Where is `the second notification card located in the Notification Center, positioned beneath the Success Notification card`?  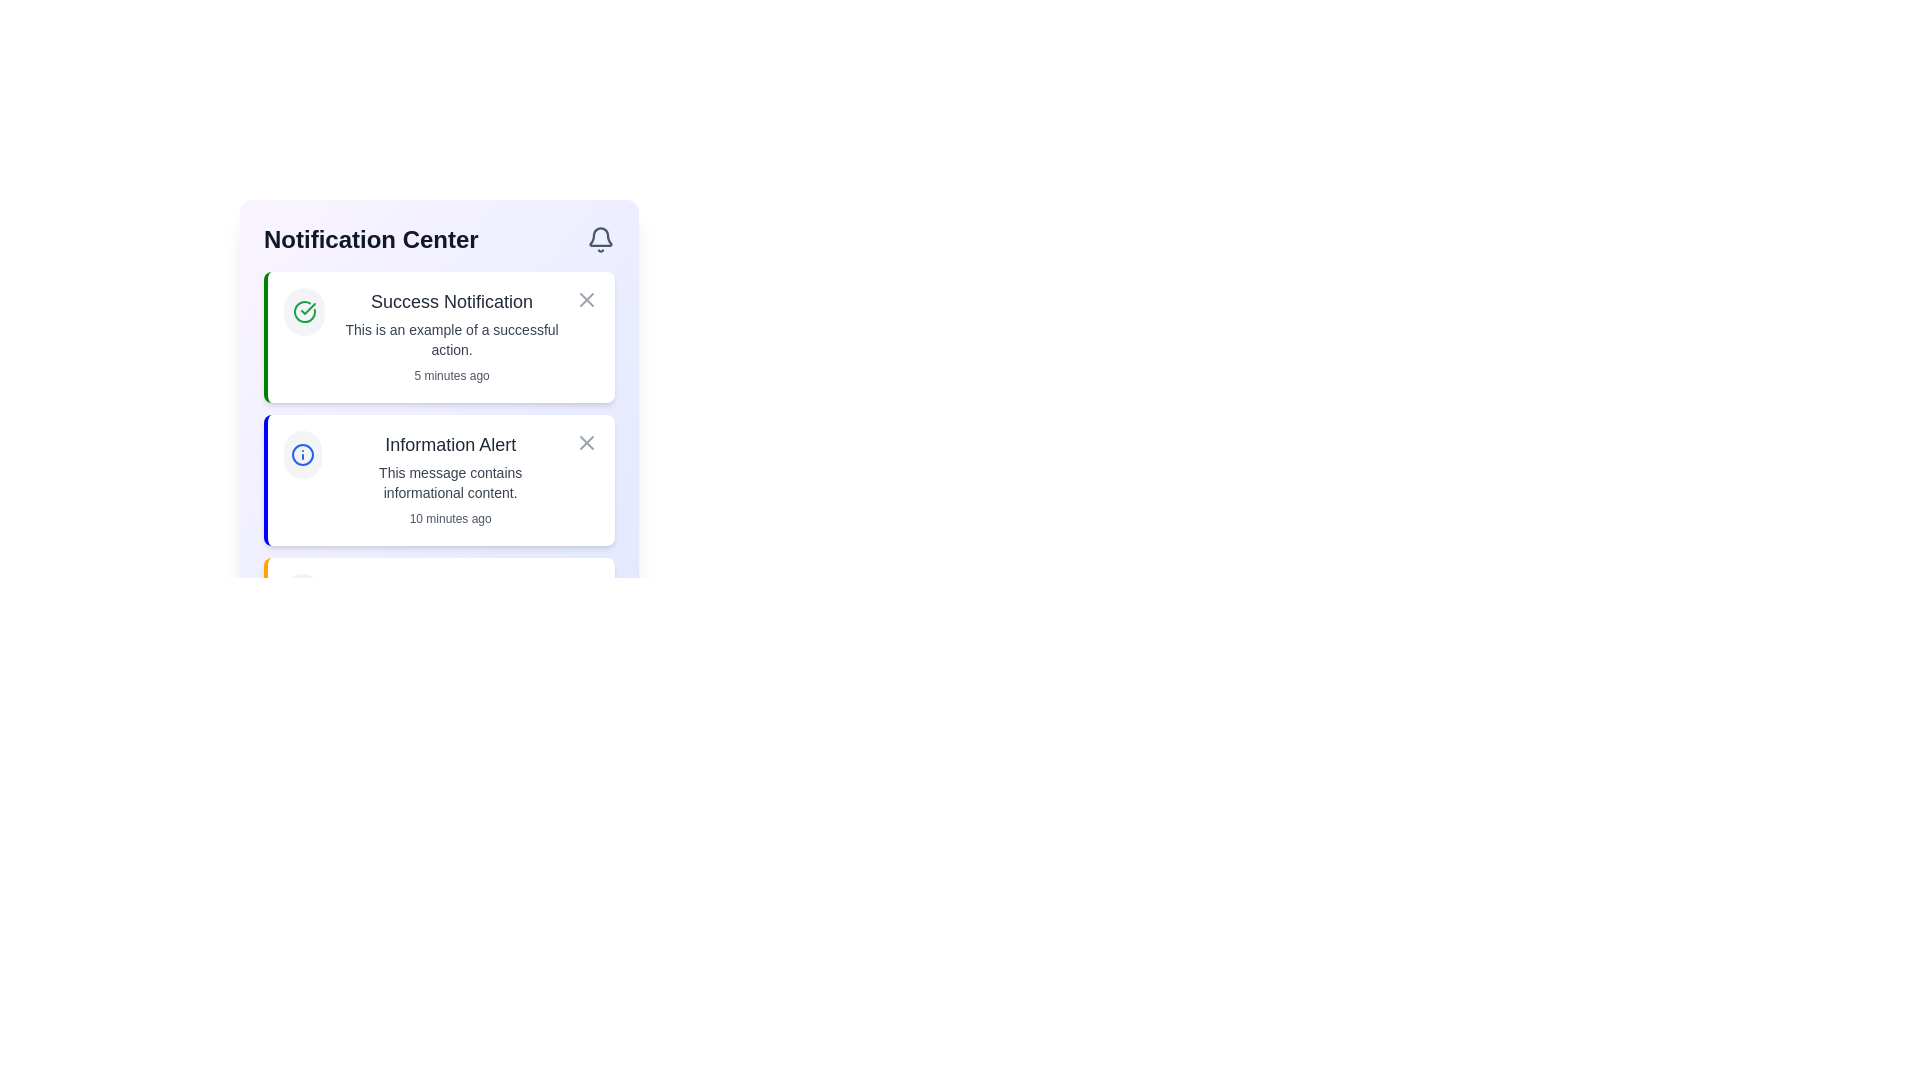
the second notification card located in the Notification Center, positioned beneath the Success Notification card is located at coordinates (438, 480).